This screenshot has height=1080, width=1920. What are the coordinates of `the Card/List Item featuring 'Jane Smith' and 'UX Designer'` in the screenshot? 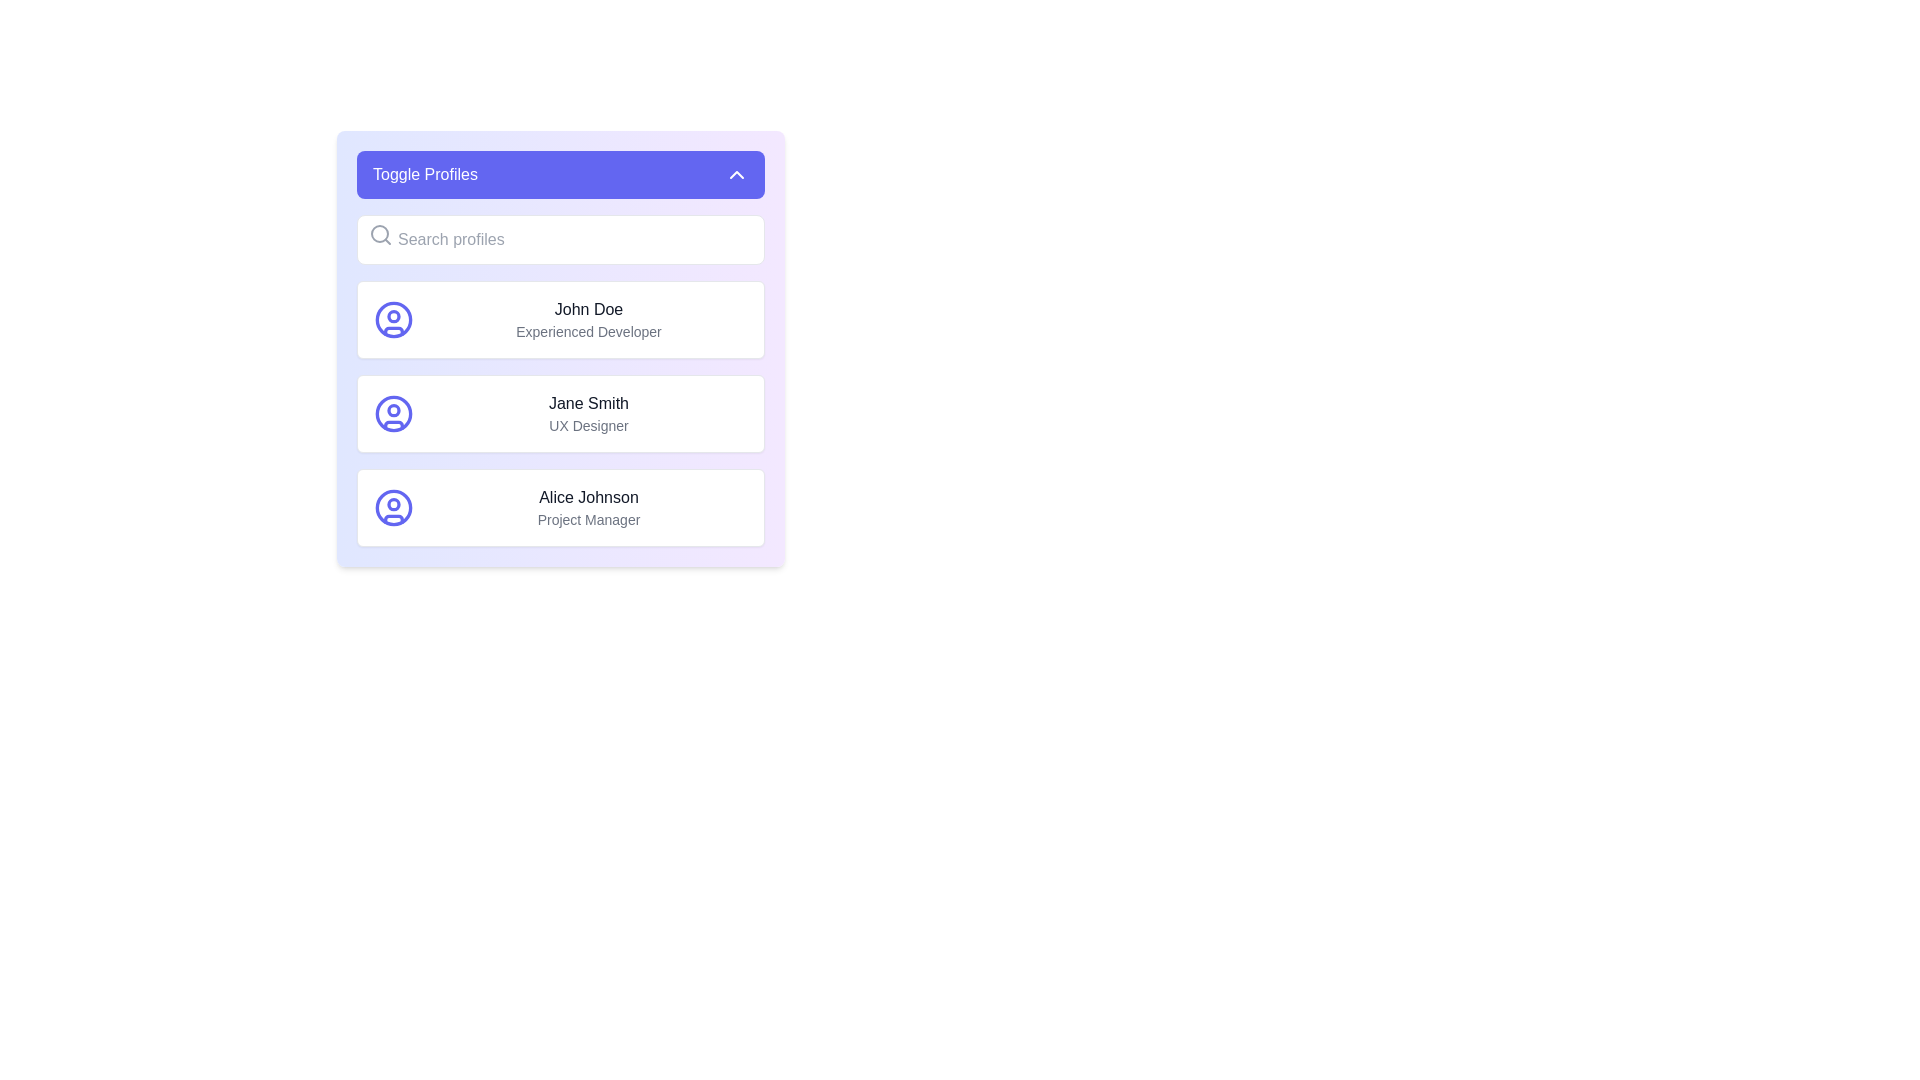 It's located at (560, 412).